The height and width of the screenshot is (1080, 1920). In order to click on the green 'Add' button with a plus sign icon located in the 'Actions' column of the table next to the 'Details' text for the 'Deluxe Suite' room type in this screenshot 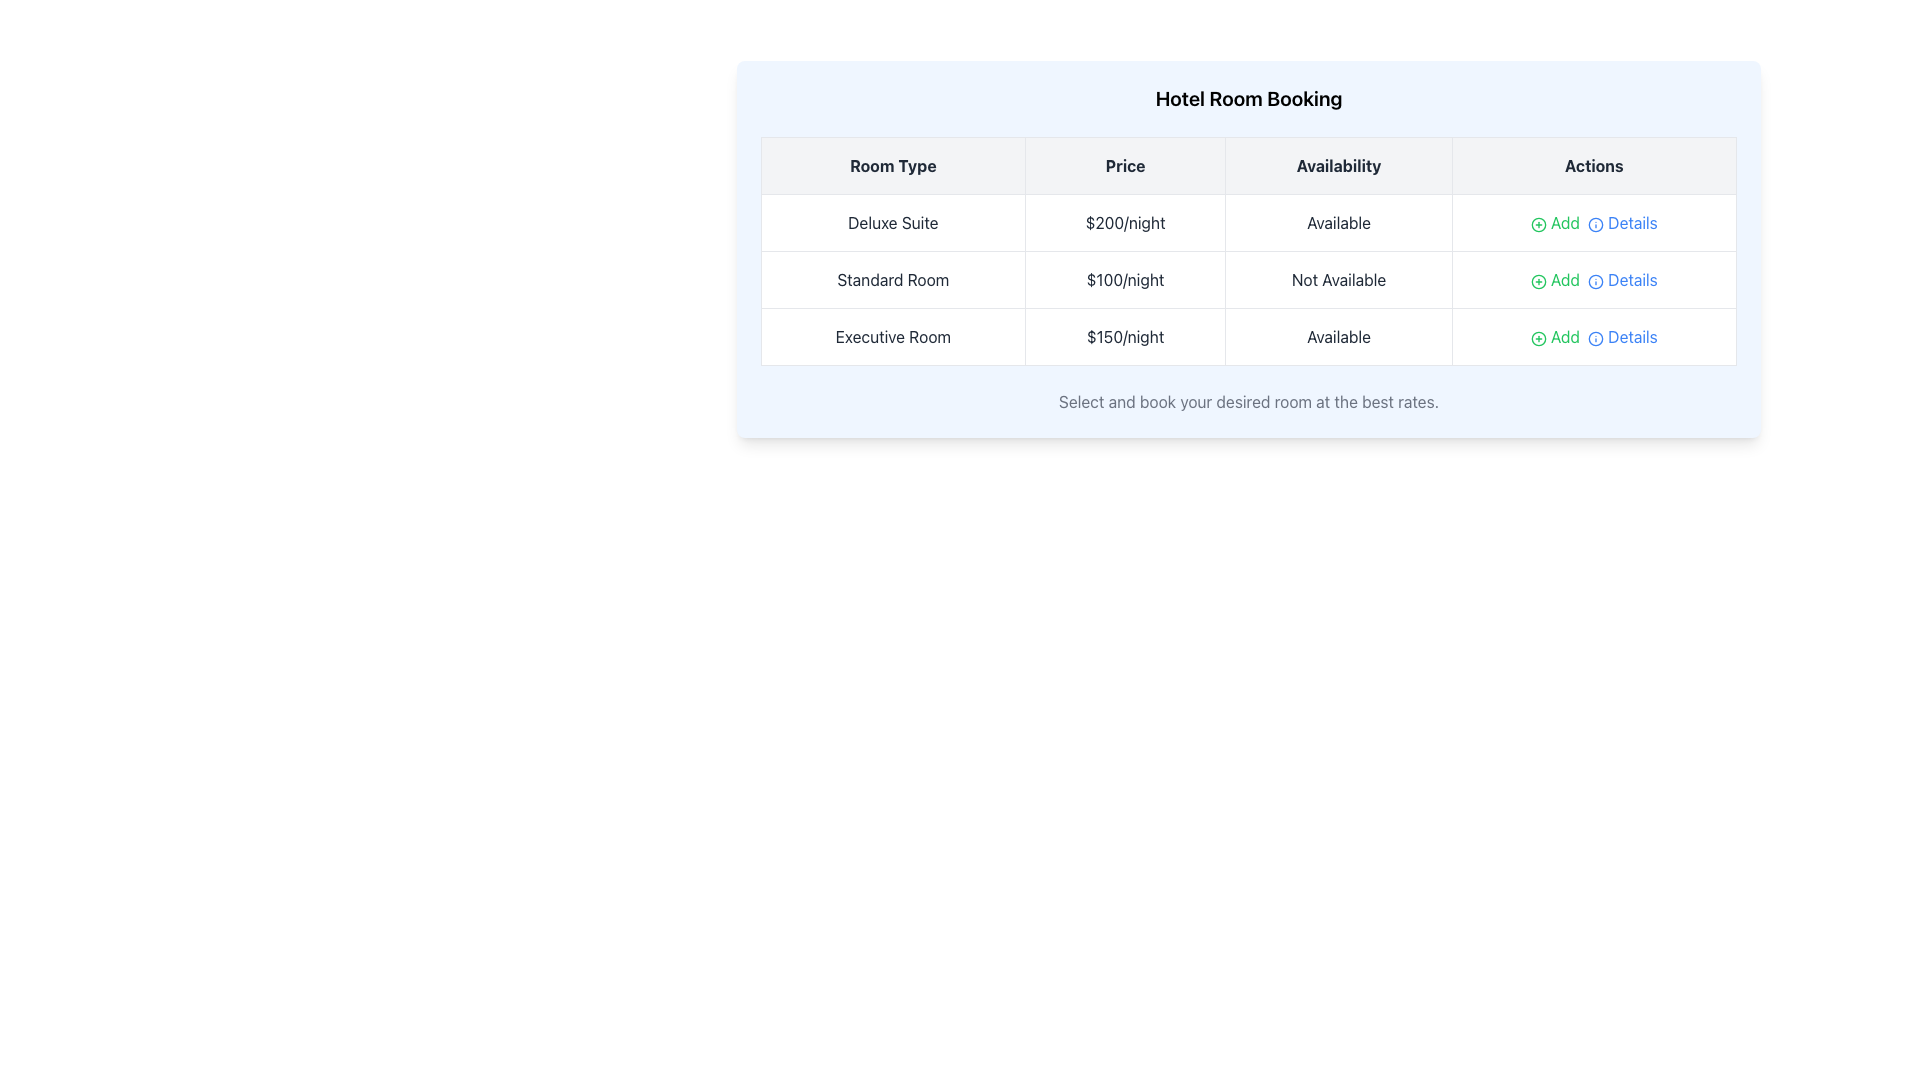, I will do `click(1554, 223)`.